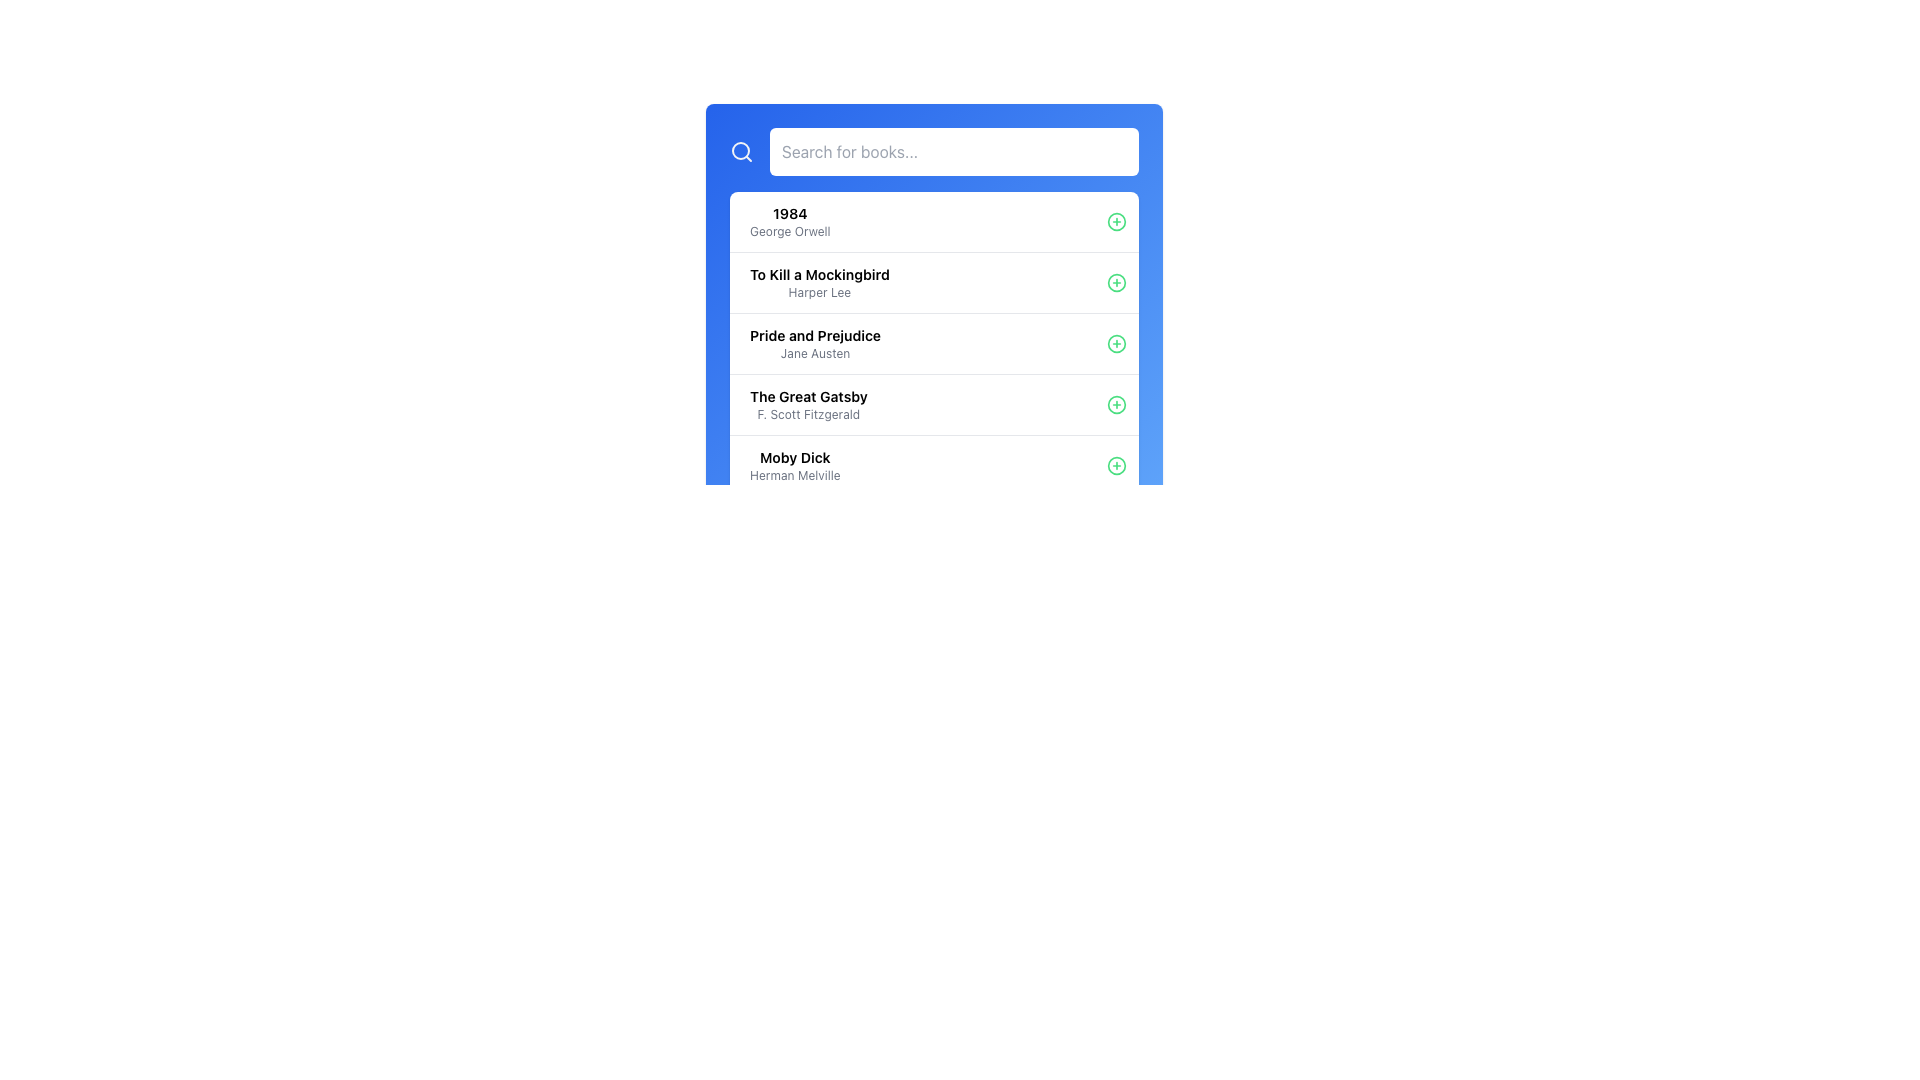 The image size is (1920, 1080). I want to click on the Text Label displaying 'Pride and Prejudice', which is the upper text in a vertically listed section of book results, so click(815, 334).